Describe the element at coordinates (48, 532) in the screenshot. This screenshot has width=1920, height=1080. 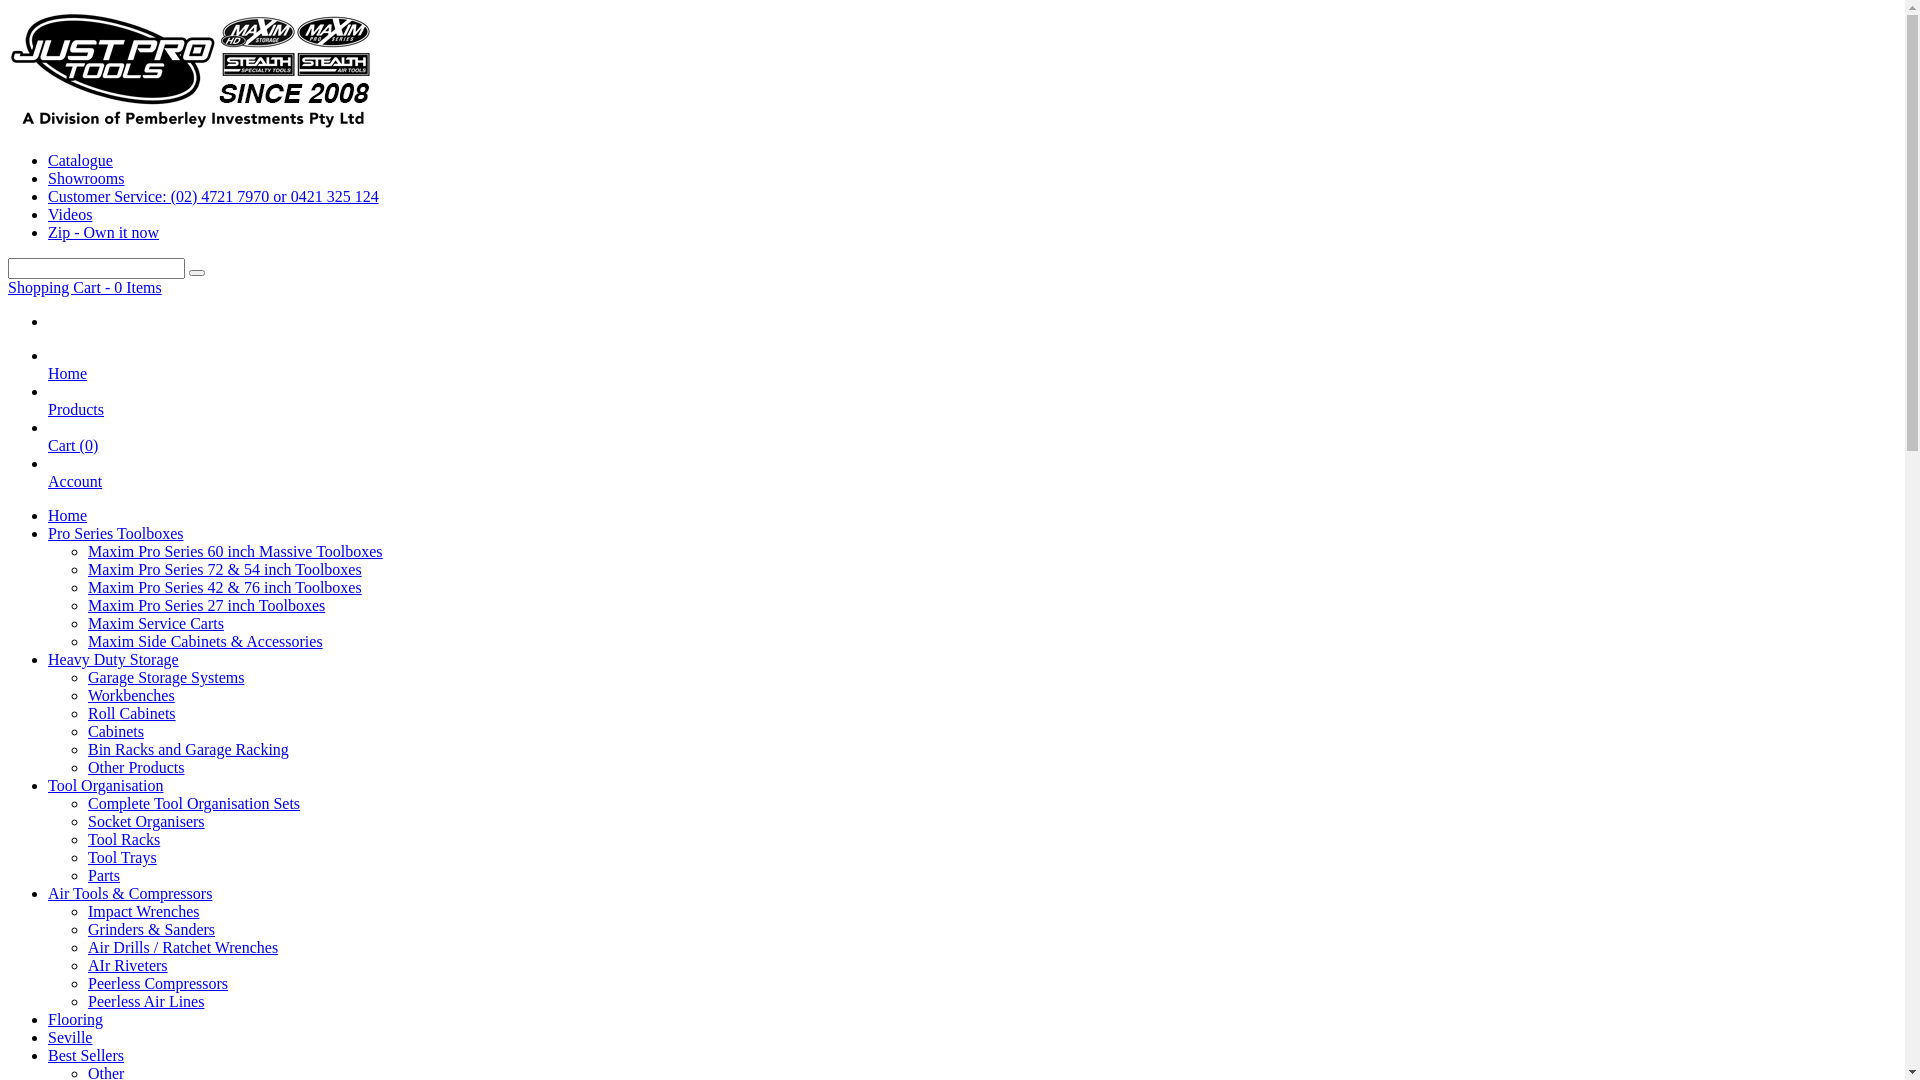
I see `'Pro Series Toolboxes'` at that location.